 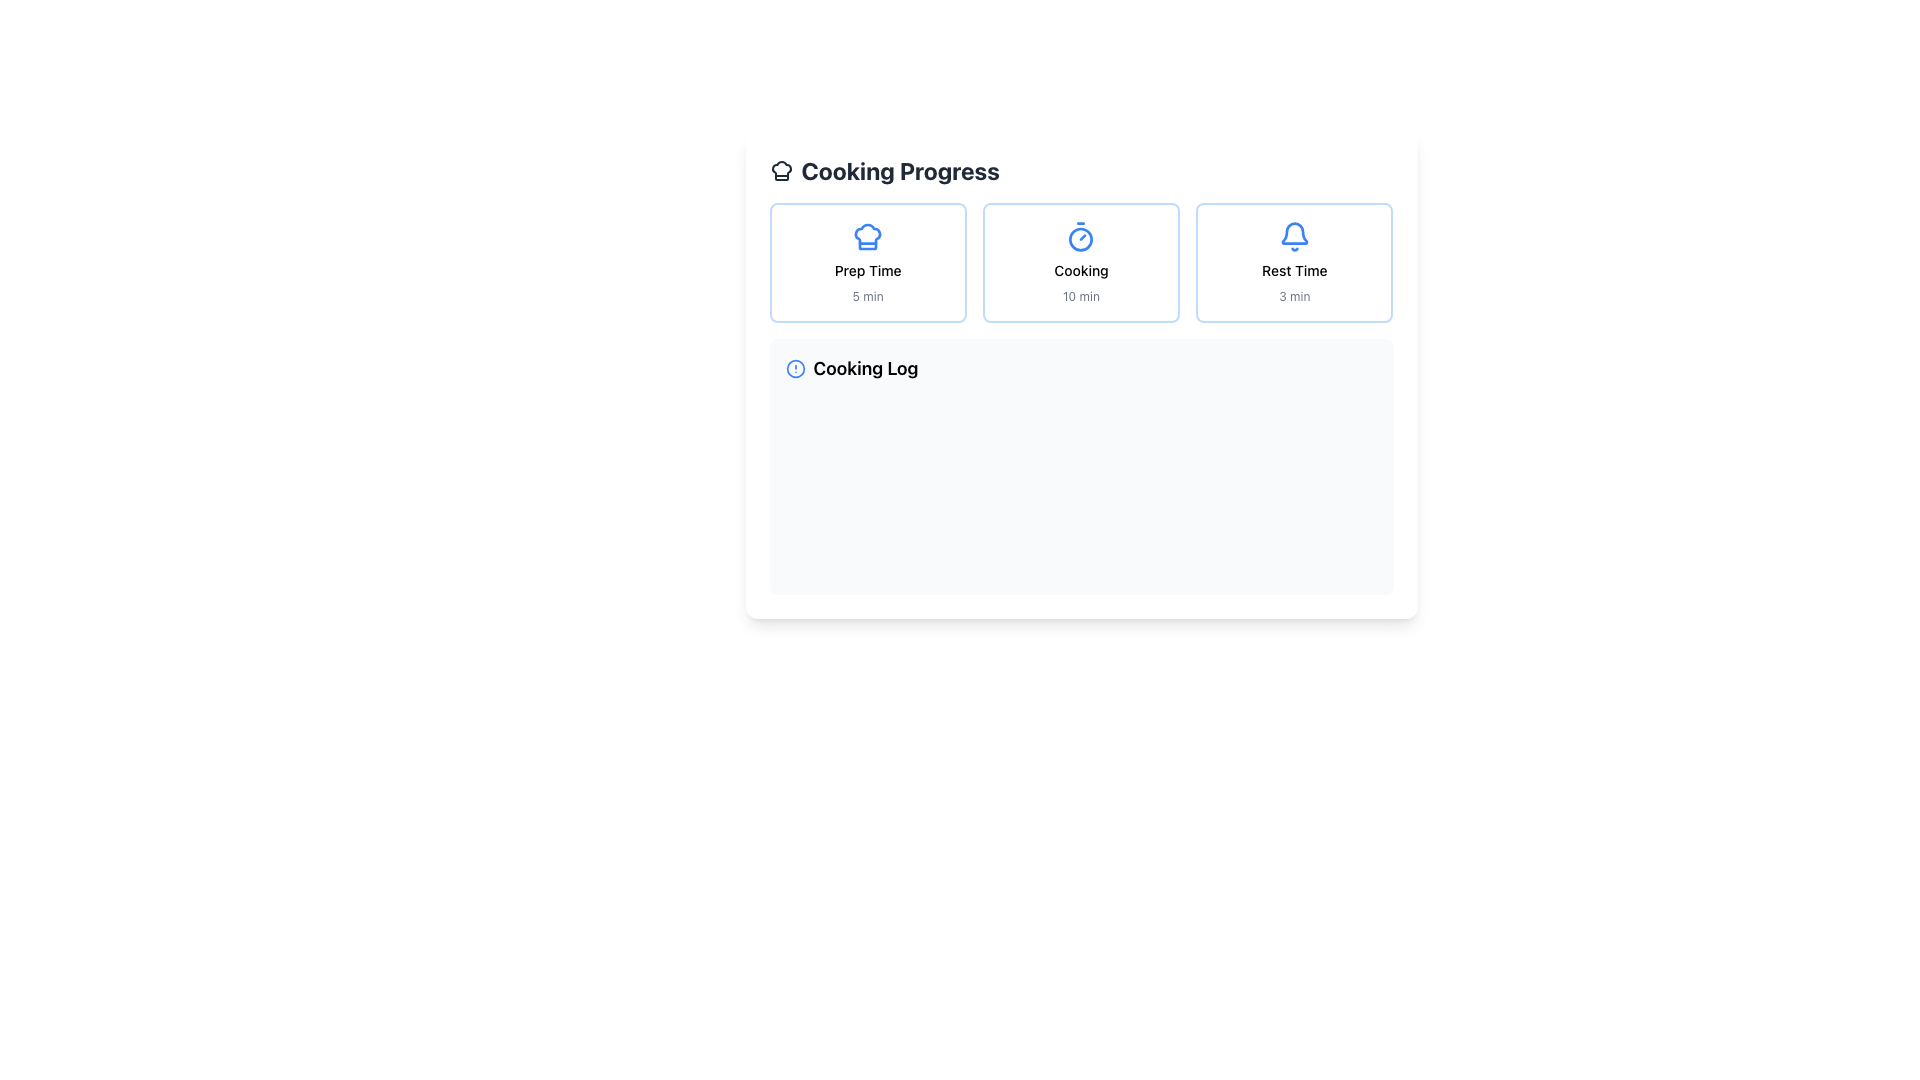 What do you see at coordinates (1080, 270) in the screenshot?
I see `the 'Cooking' label, which is the second text label in a group of three, located below a timer icon and above '10 min'` at bounding box center [1080, 270].